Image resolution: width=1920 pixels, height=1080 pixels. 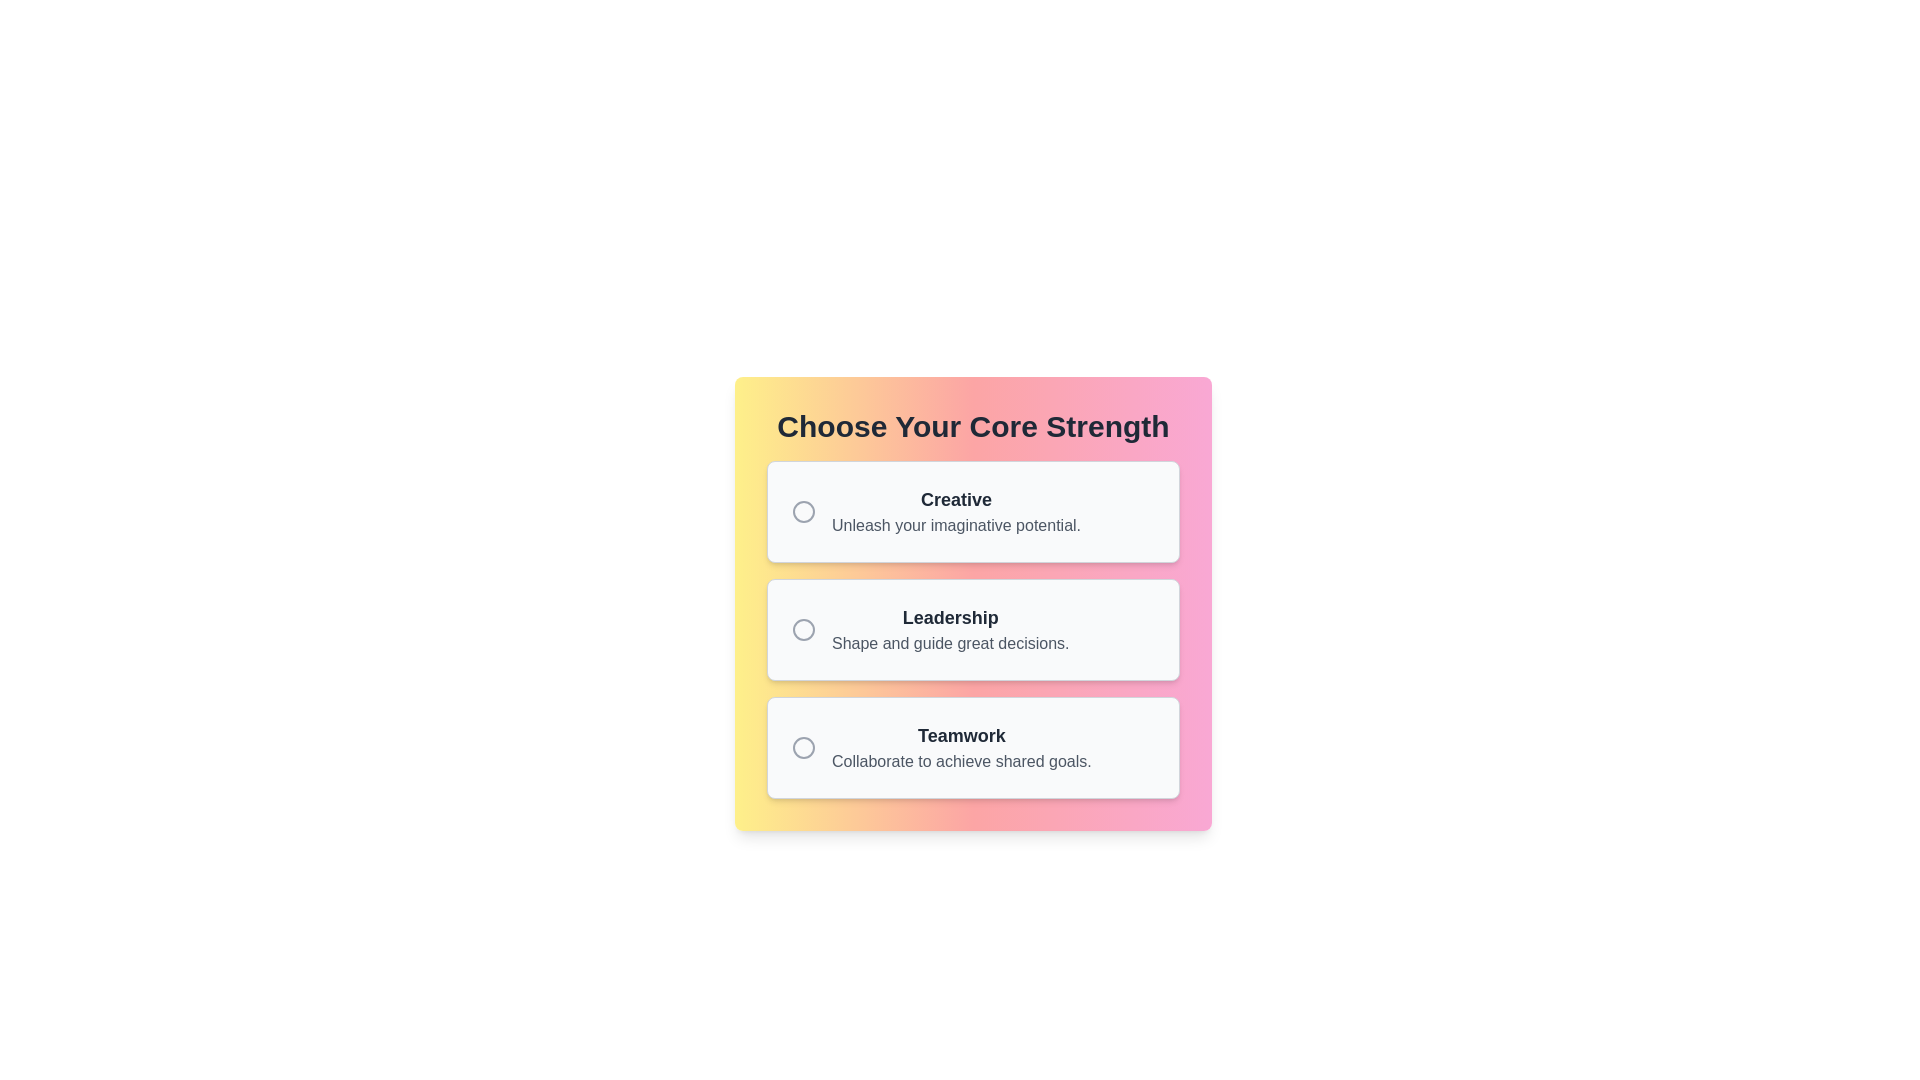 I want to click on the radio button located in the second option group titled 'Leadership' in a vertical list, so click(x=804, y=628).